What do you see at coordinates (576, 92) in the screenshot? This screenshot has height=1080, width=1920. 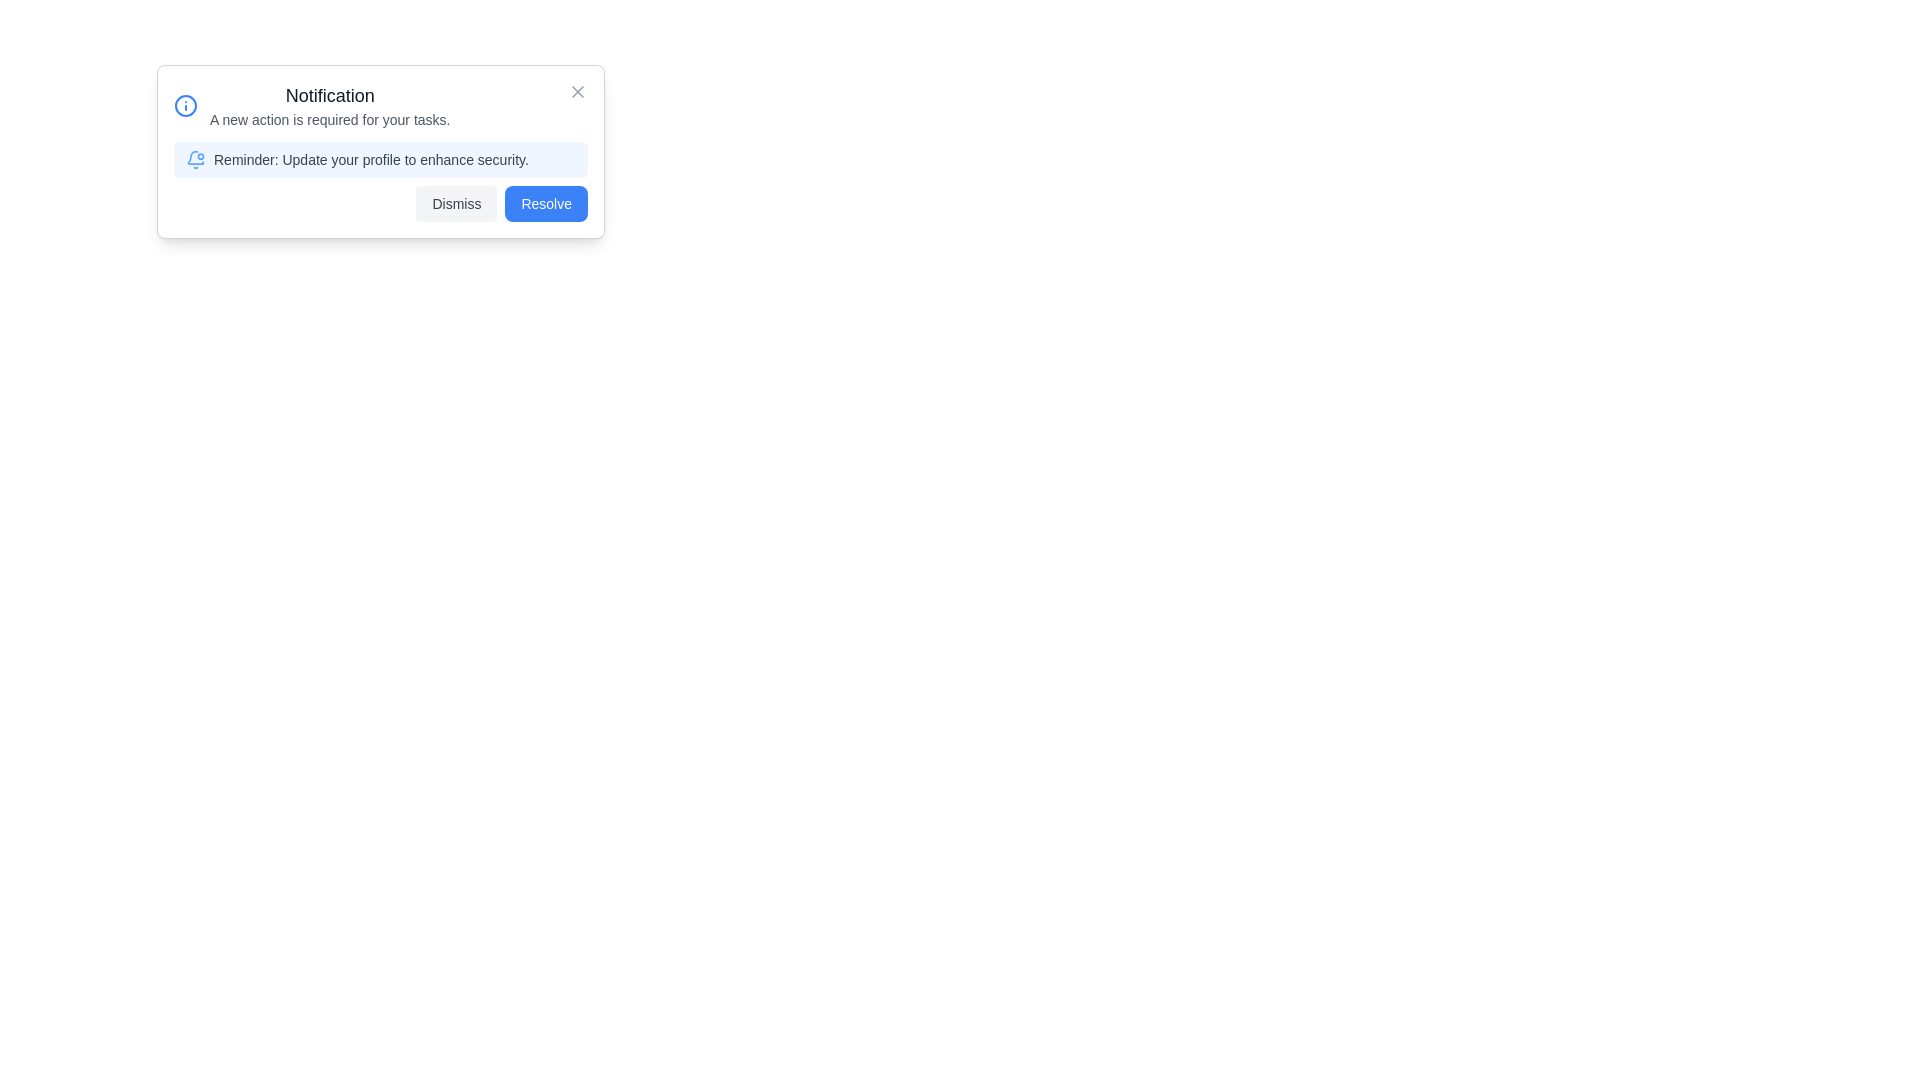 I see `the close button located in the top-right corner of the notification card` at bounding box center [576, 92].